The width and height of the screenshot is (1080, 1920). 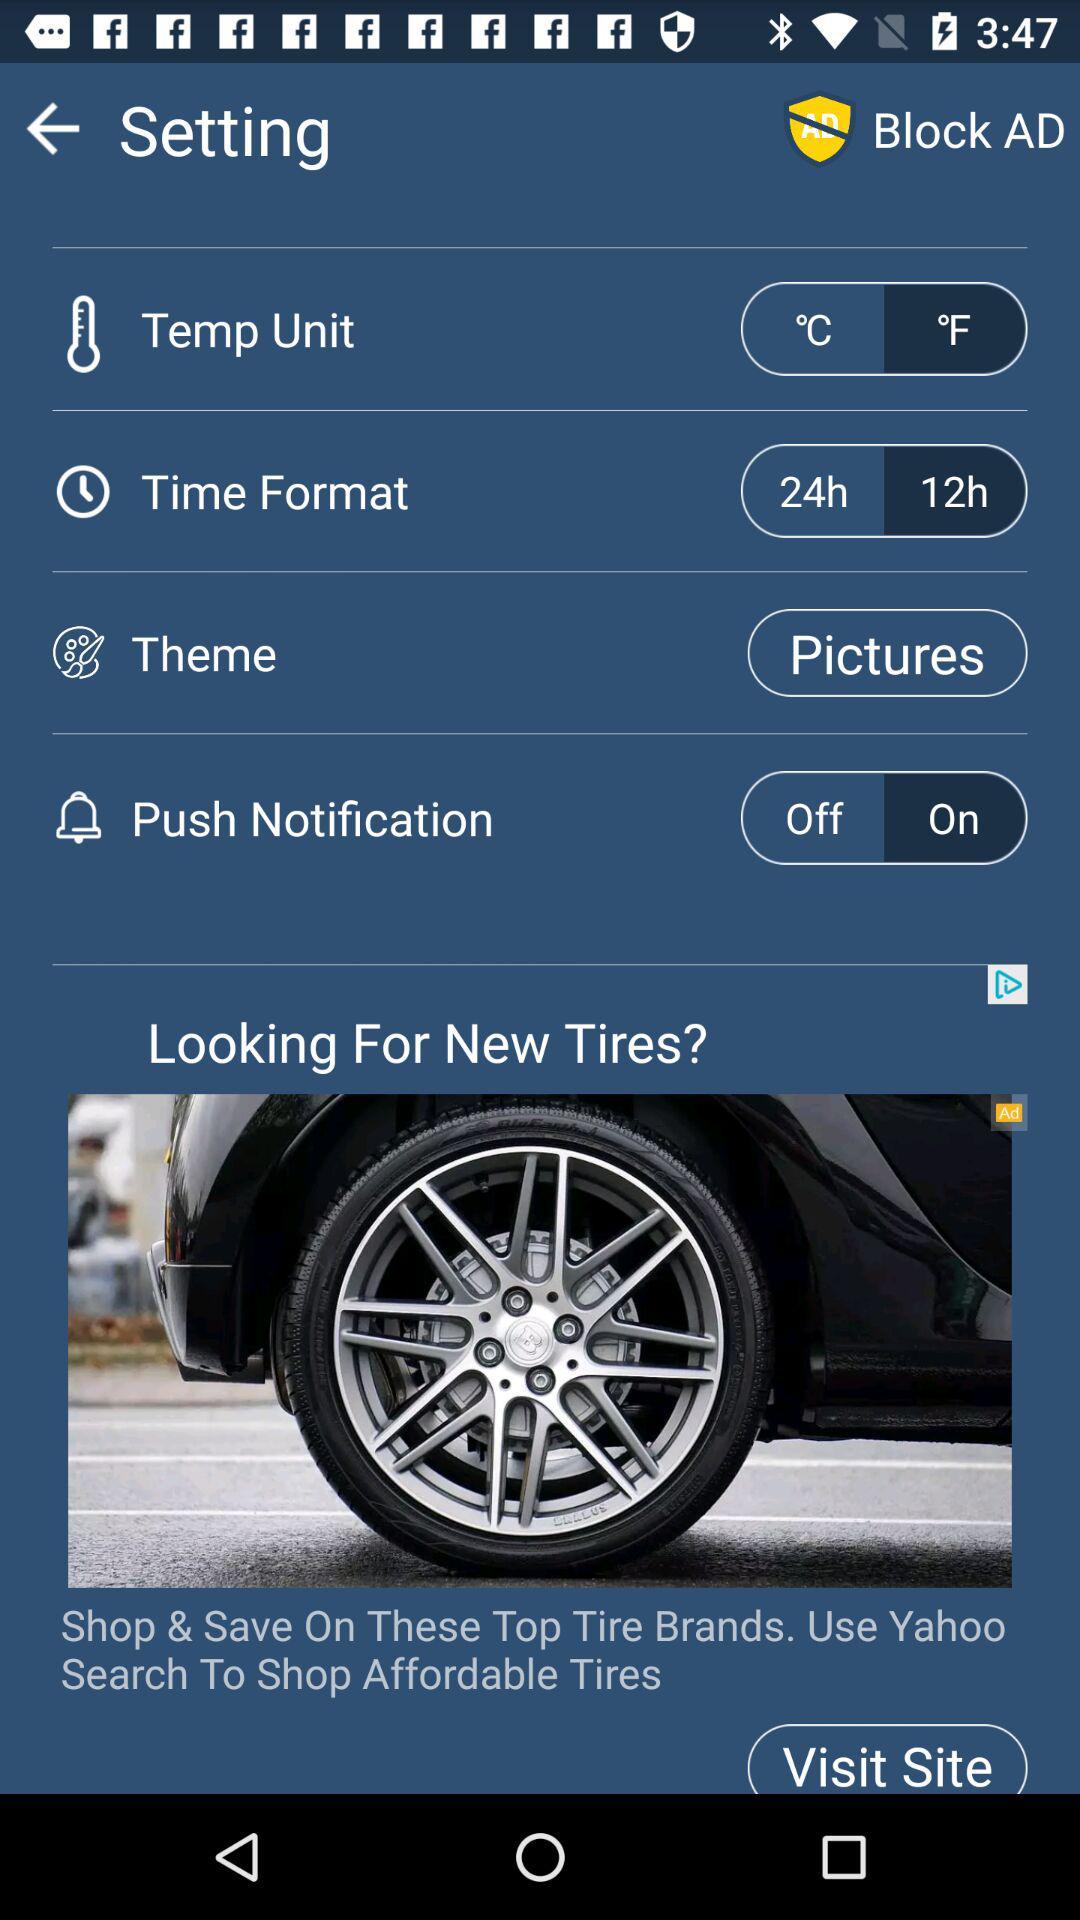 What do you see at coordinates (813, 817) in the screenshot?
I see `off botton which is below pictures` at bounding box center [813, 817].